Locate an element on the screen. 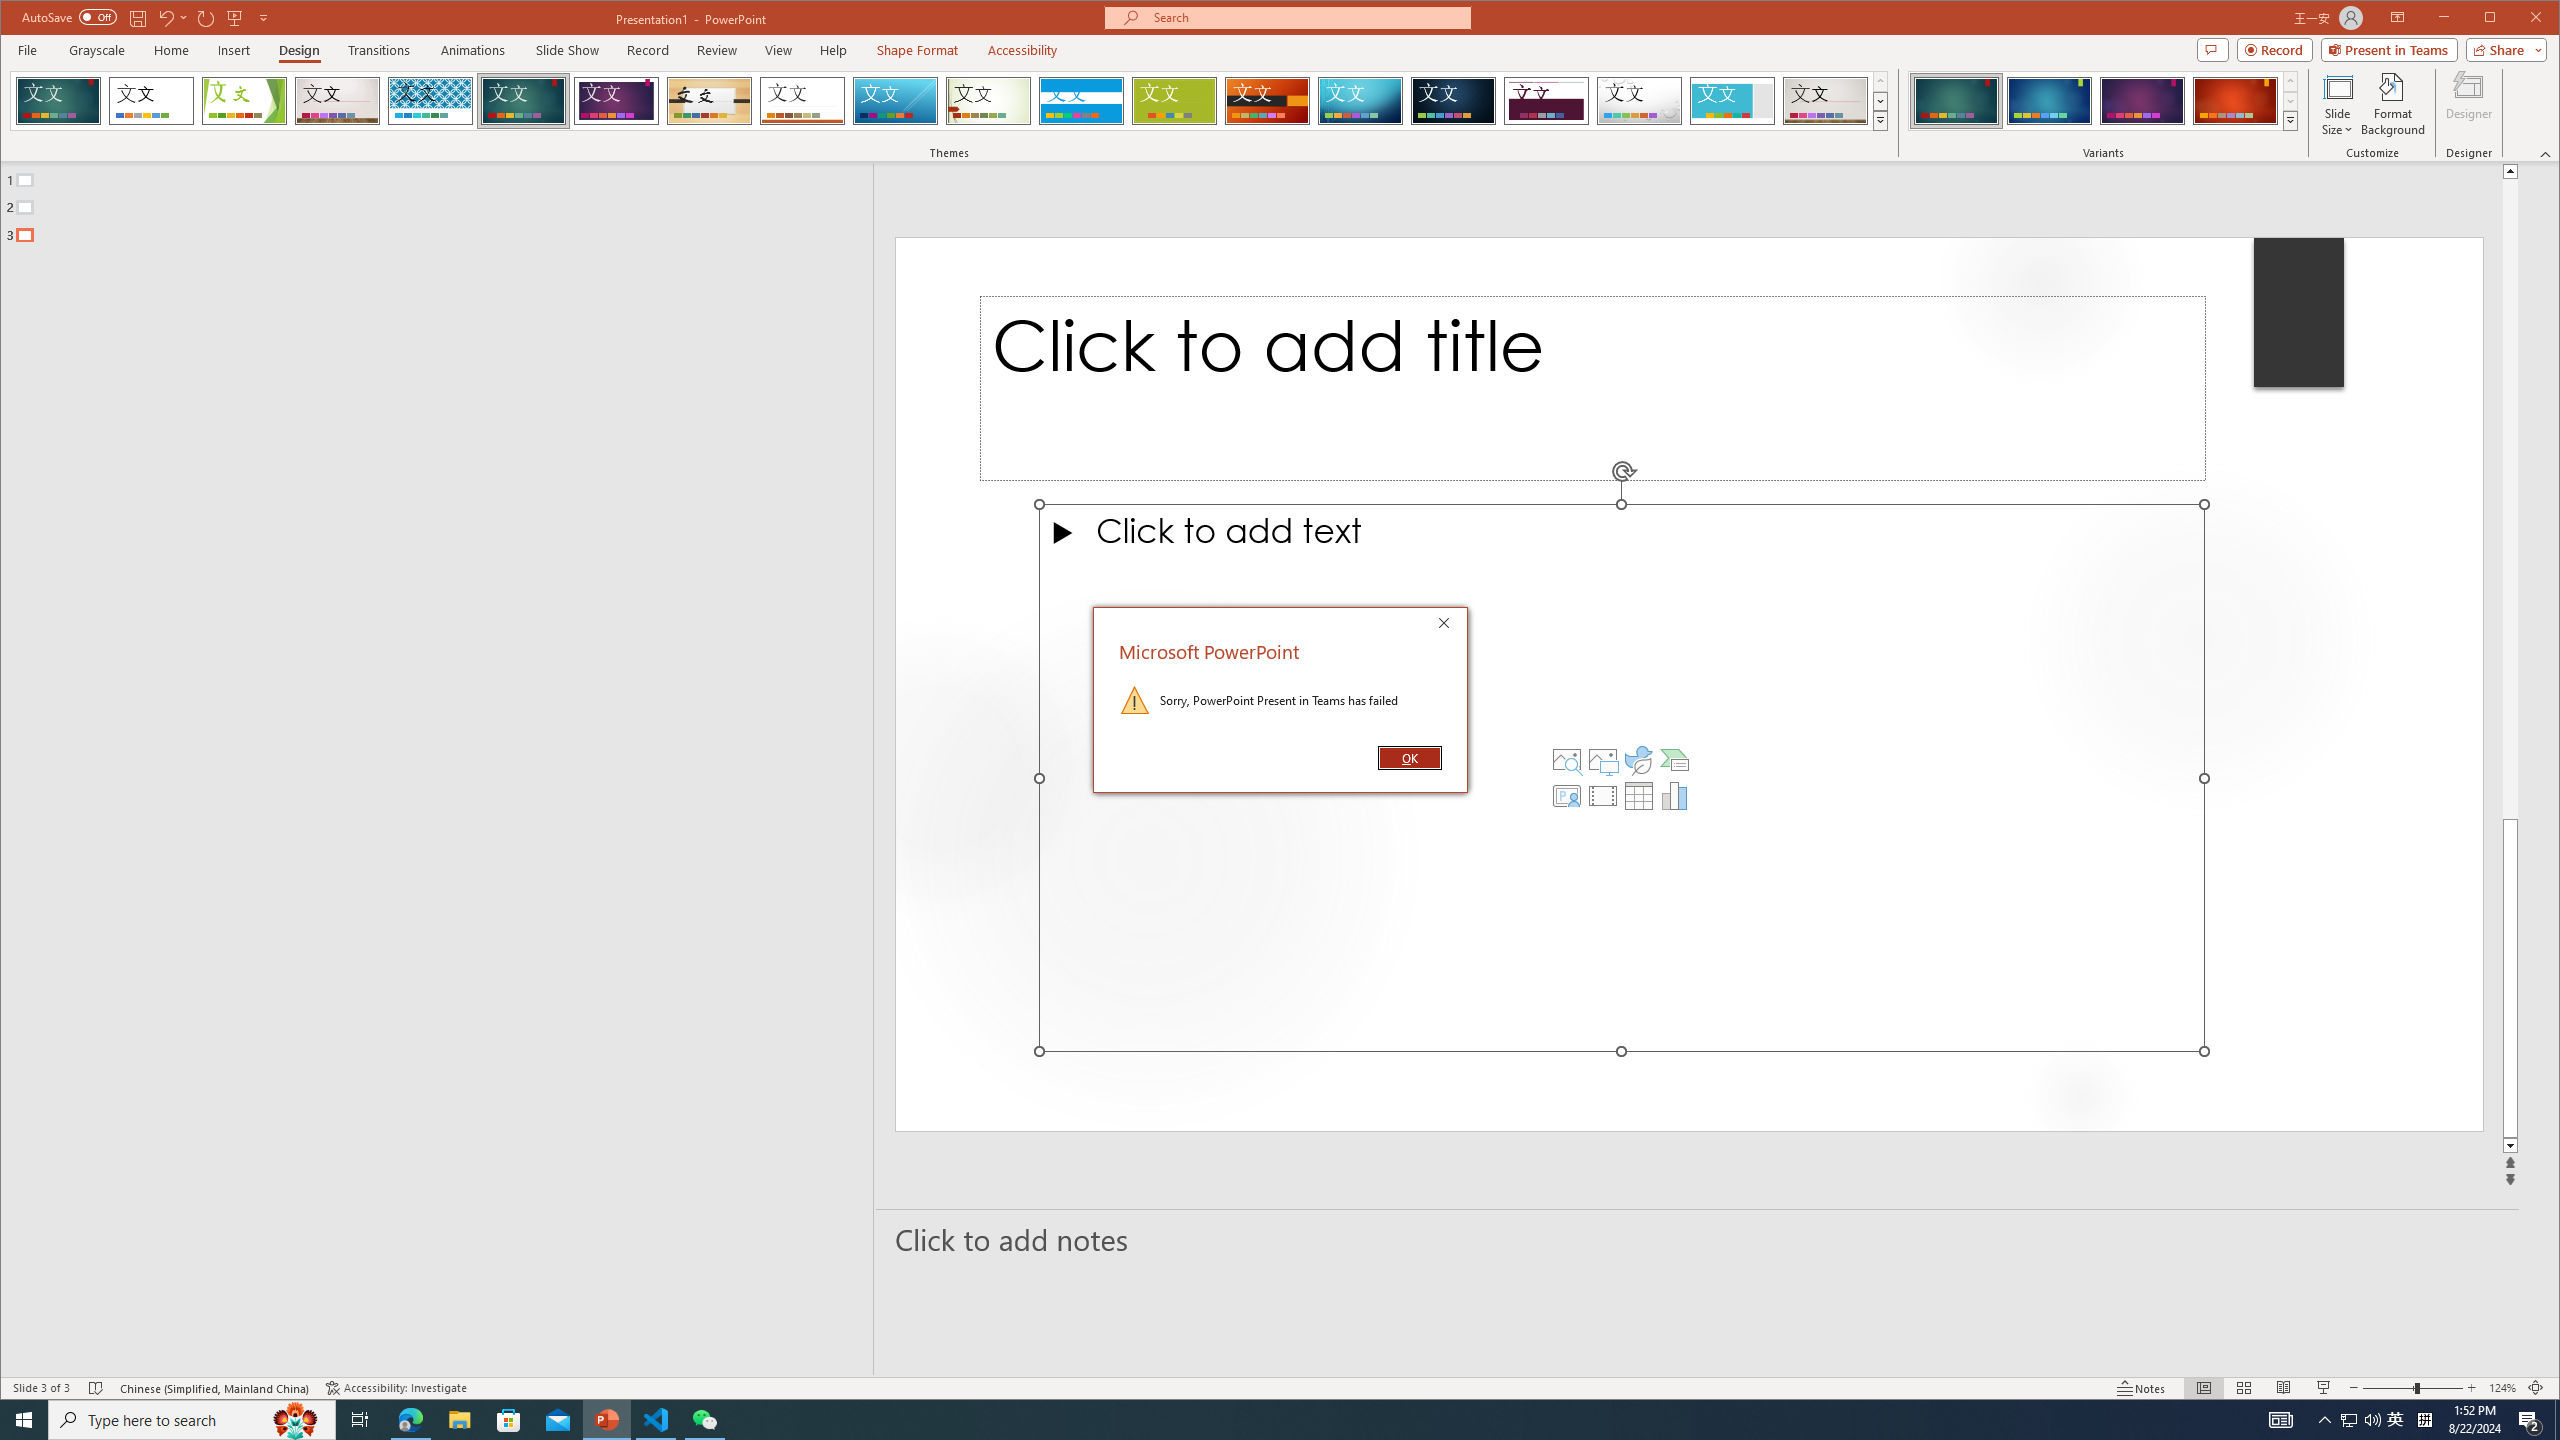 This screenshot has height=1440, width=2560. 'Basis' is located at coordinates (1174, 100).